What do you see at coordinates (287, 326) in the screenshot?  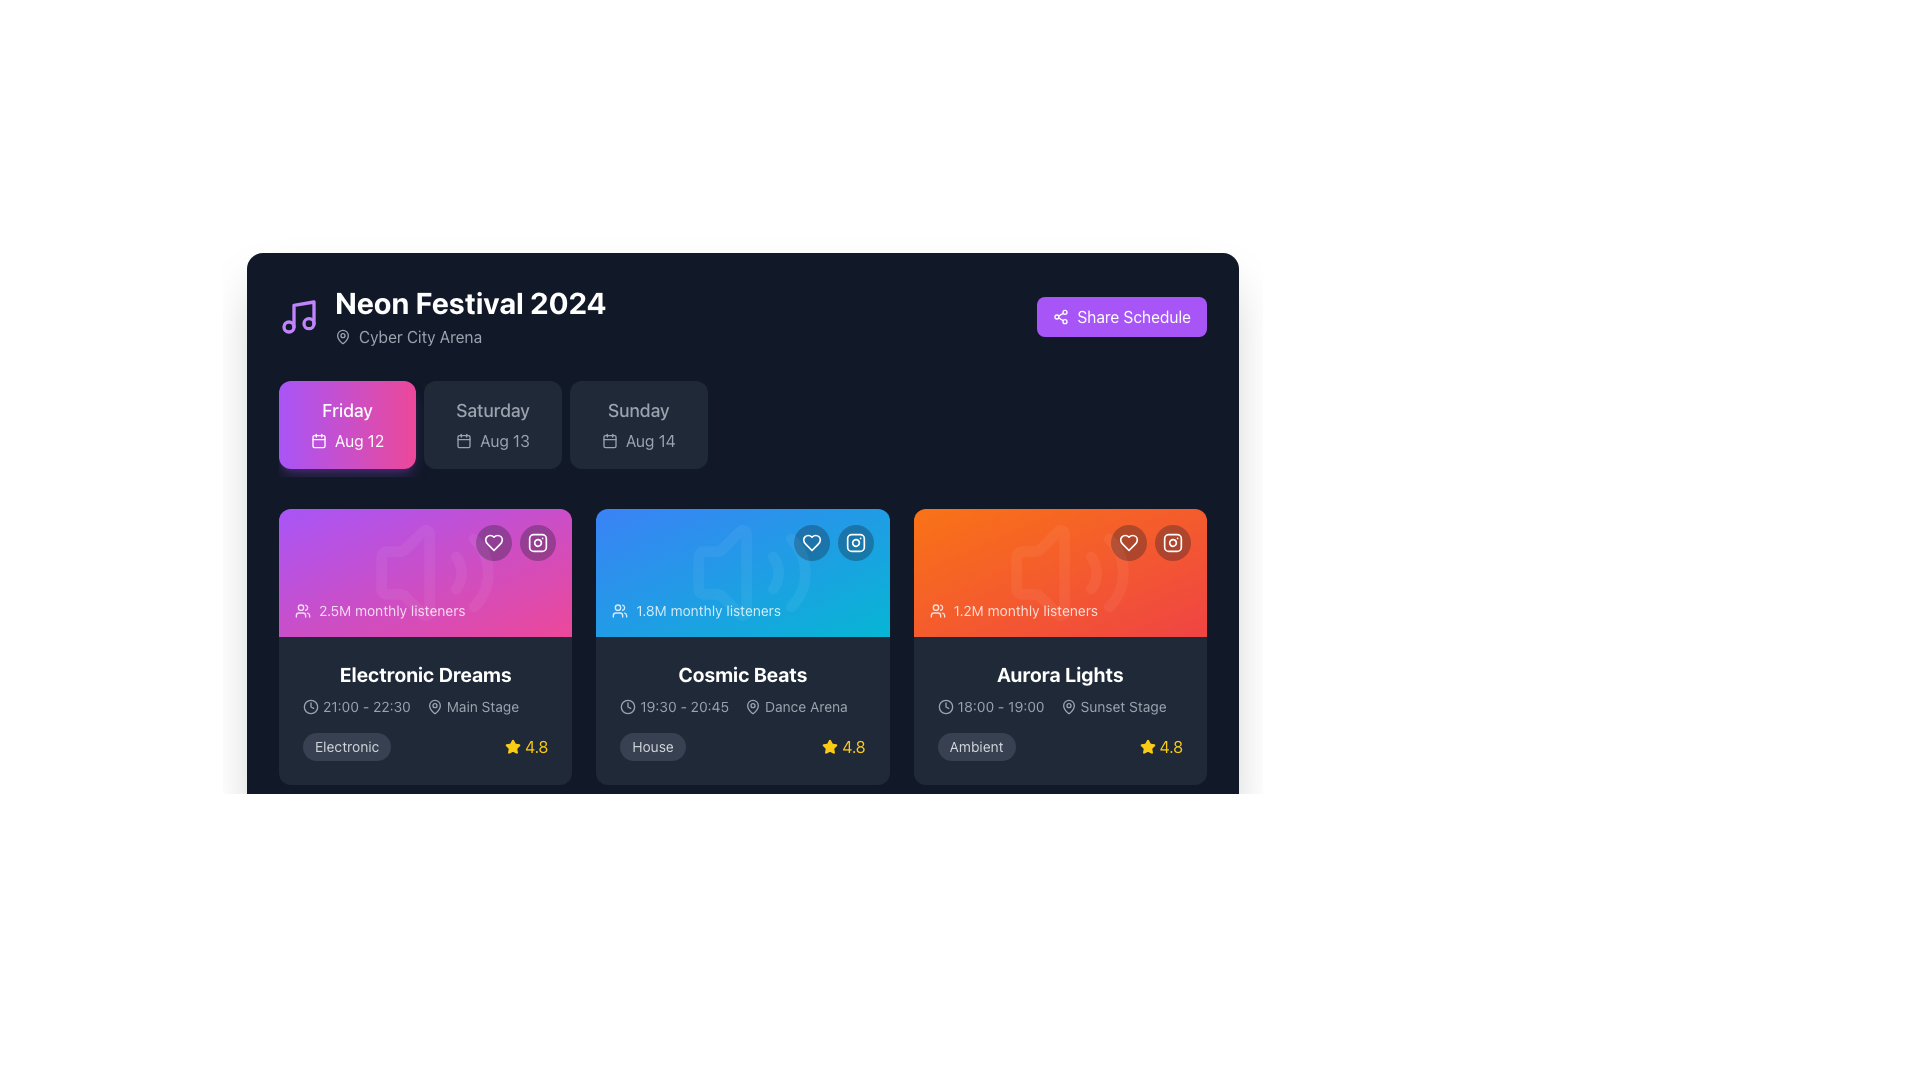 I see `the leftmost and lower circular component of the SVG music icon, which visually represents music and is located to the left of the header text 'Neon Festival 2024'` at bounding box center [287, 326].